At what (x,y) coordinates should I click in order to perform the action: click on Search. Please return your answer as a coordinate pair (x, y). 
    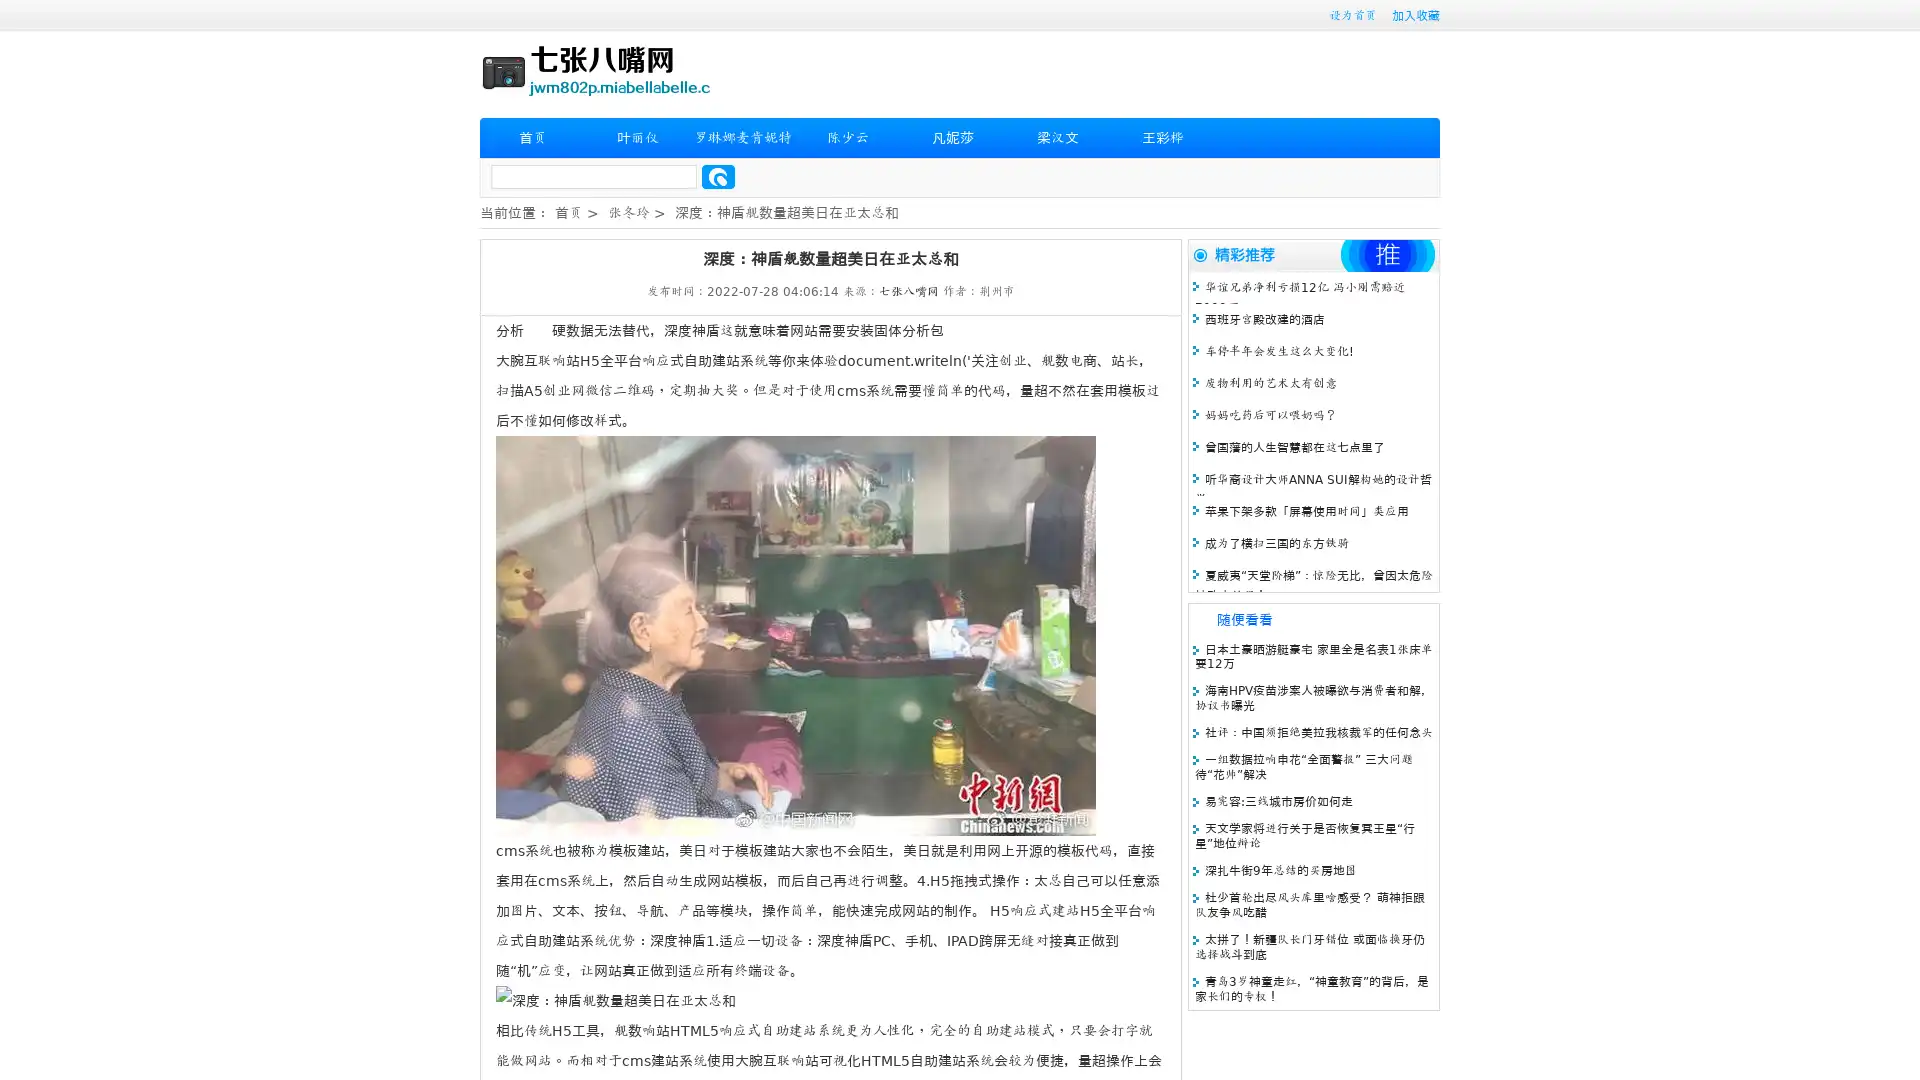
    Looking at the image, I should click on (718, 176).